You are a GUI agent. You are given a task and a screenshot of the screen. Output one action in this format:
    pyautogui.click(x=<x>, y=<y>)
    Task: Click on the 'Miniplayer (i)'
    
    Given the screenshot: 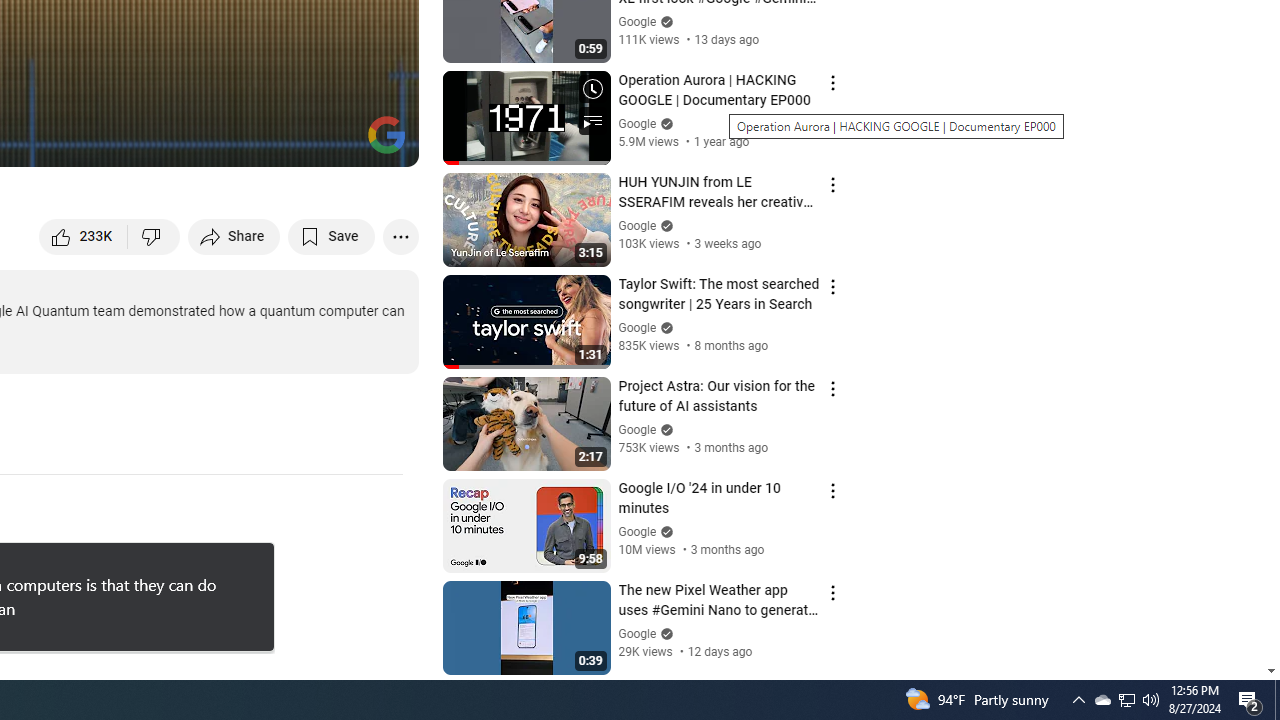 What is the action you would take?
    pyautogui.click(x=285, y=141)
    